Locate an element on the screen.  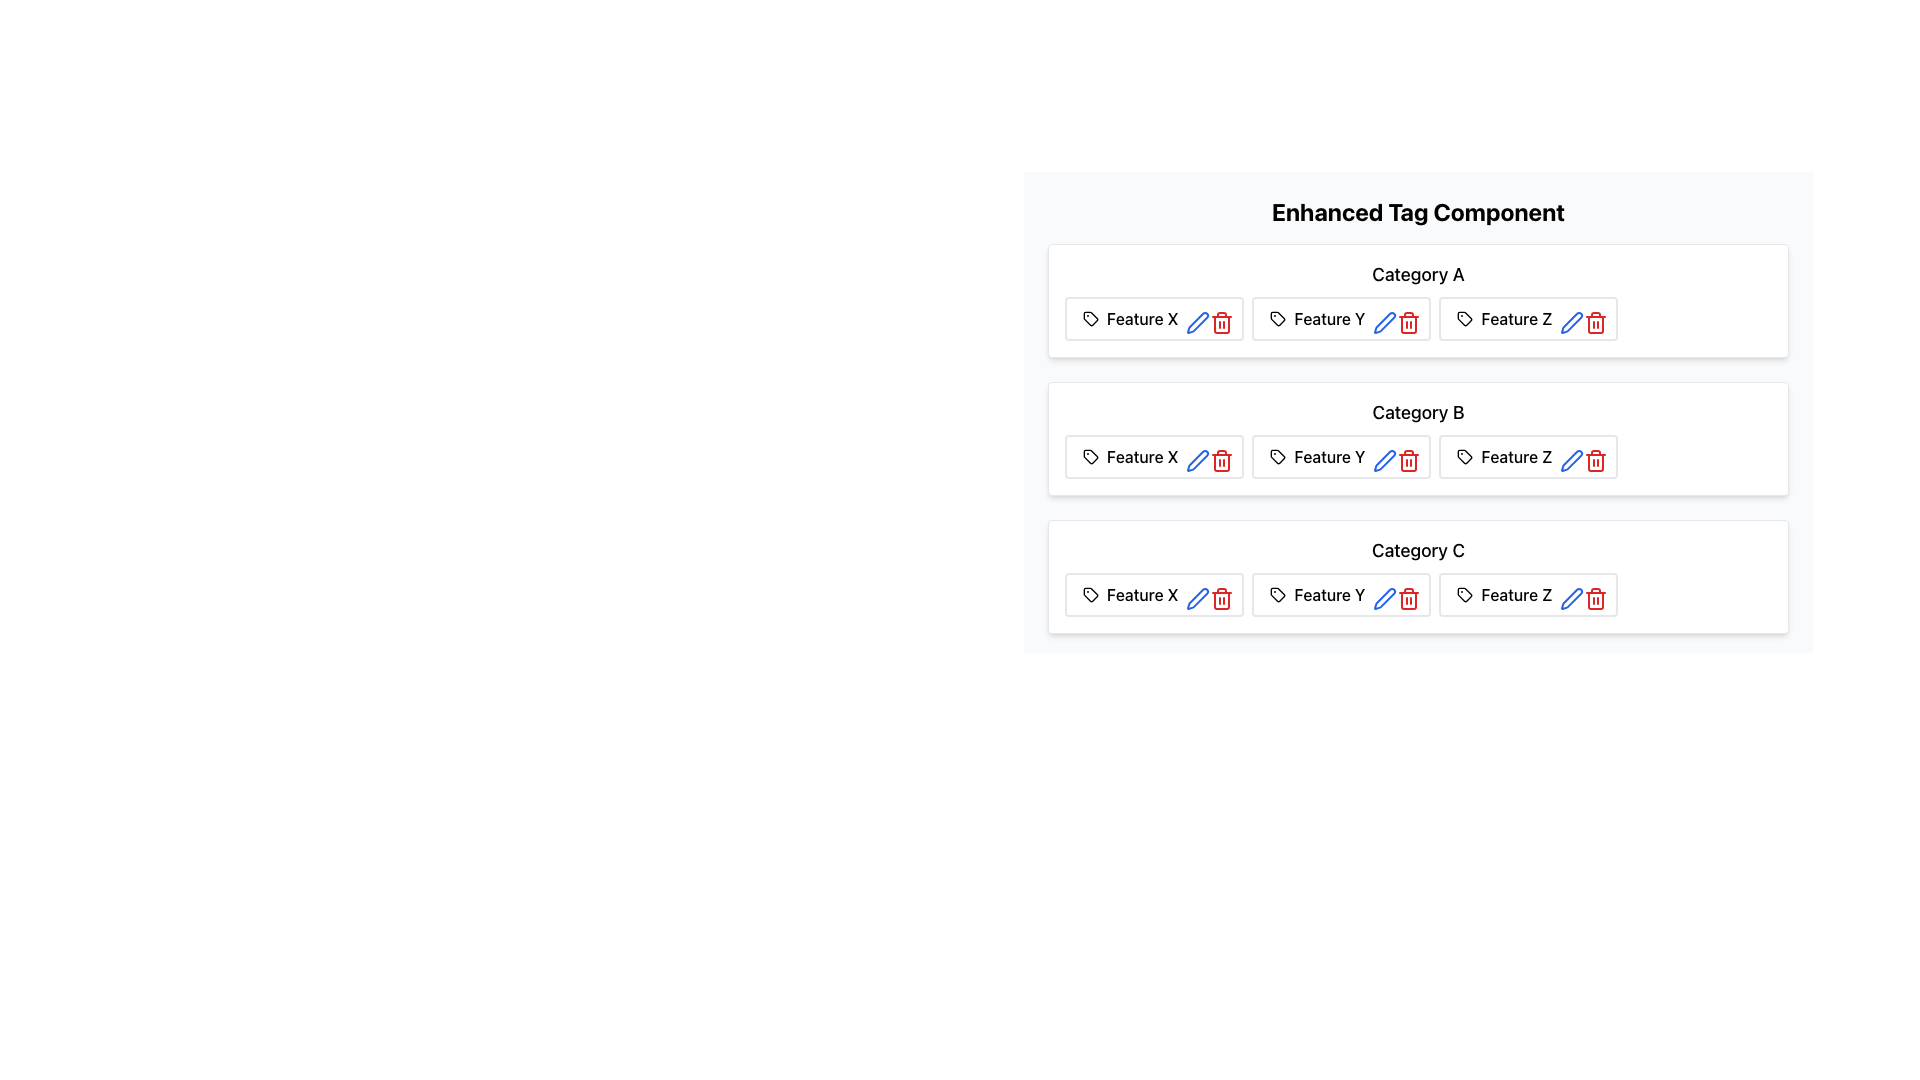
the informational Text Label in the second slot of the first row in the 'Category A' section is located at coordinates (1329, 318).